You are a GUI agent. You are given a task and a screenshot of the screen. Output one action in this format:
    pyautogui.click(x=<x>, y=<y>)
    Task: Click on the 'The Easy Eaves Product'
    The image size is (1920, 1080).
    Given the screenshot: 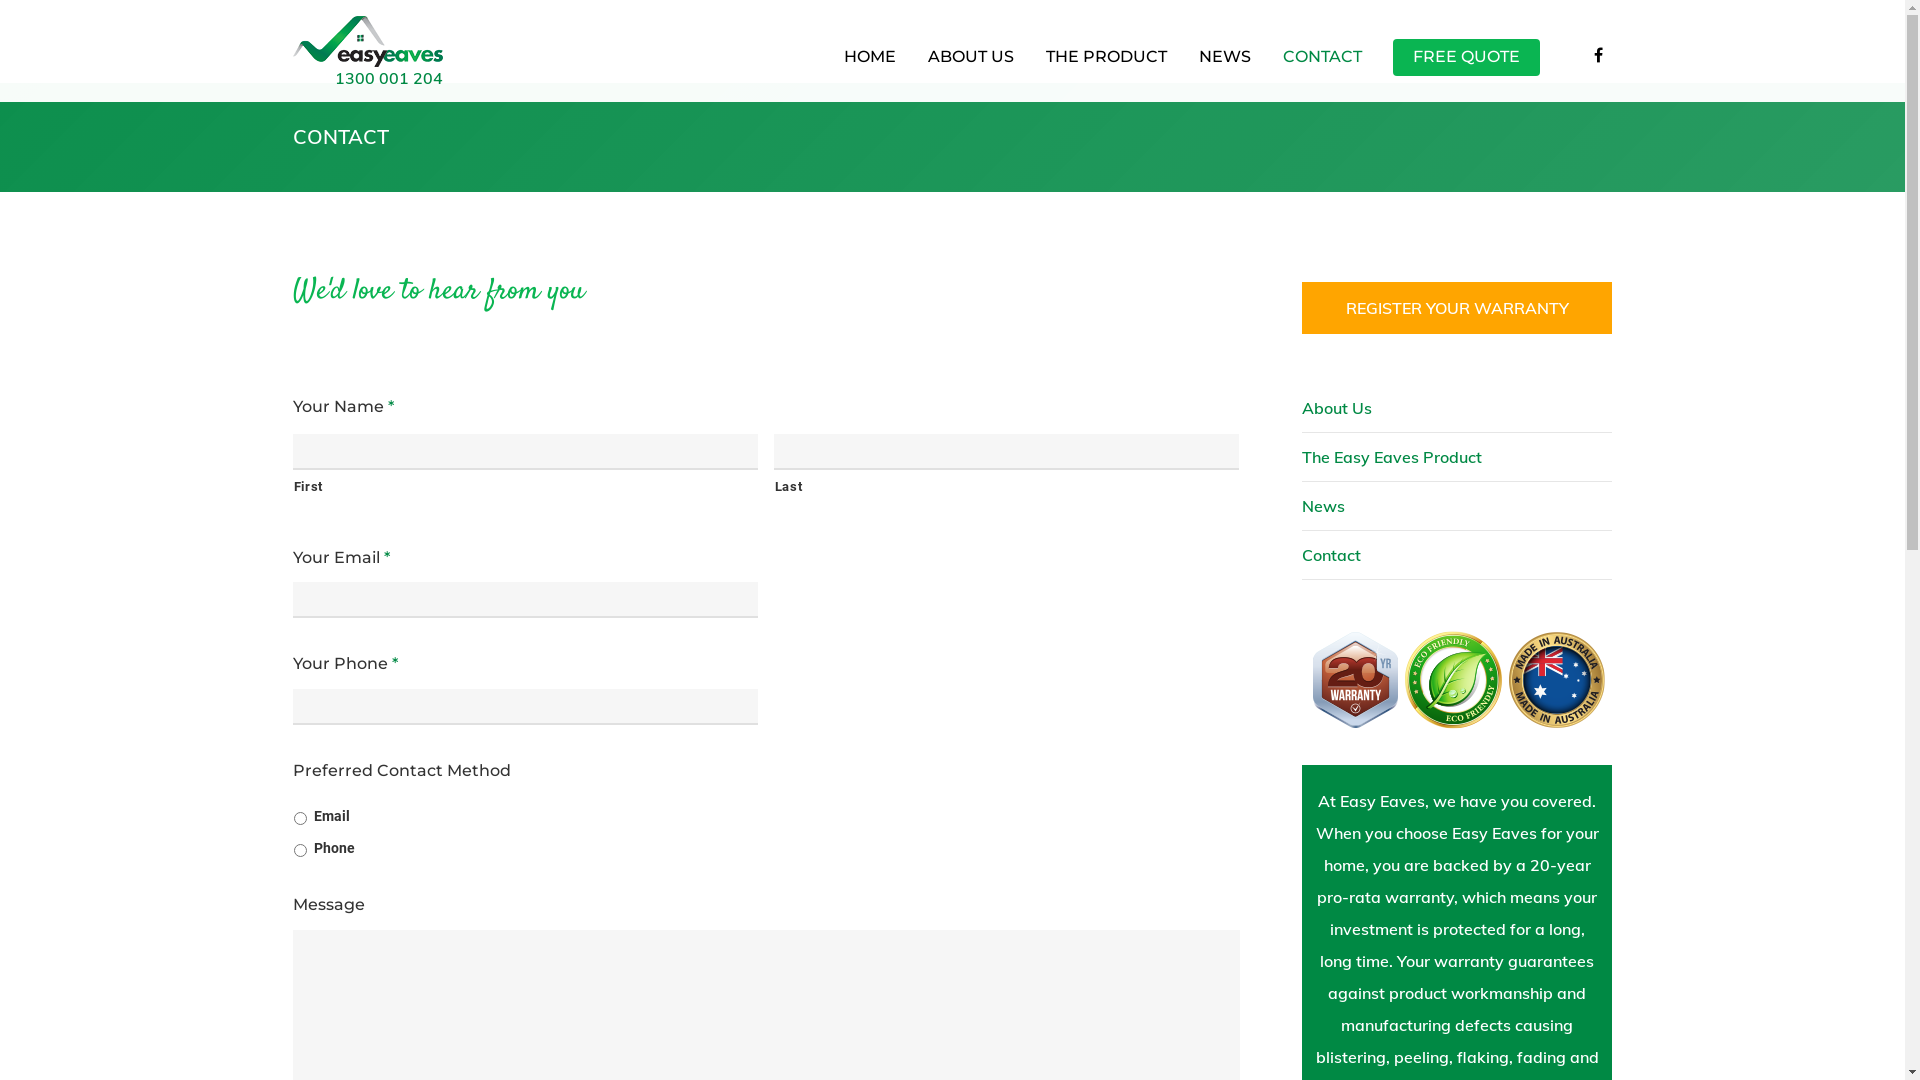 What is the action you would take?
    pyautogui.click(x=1457, y=457)
    